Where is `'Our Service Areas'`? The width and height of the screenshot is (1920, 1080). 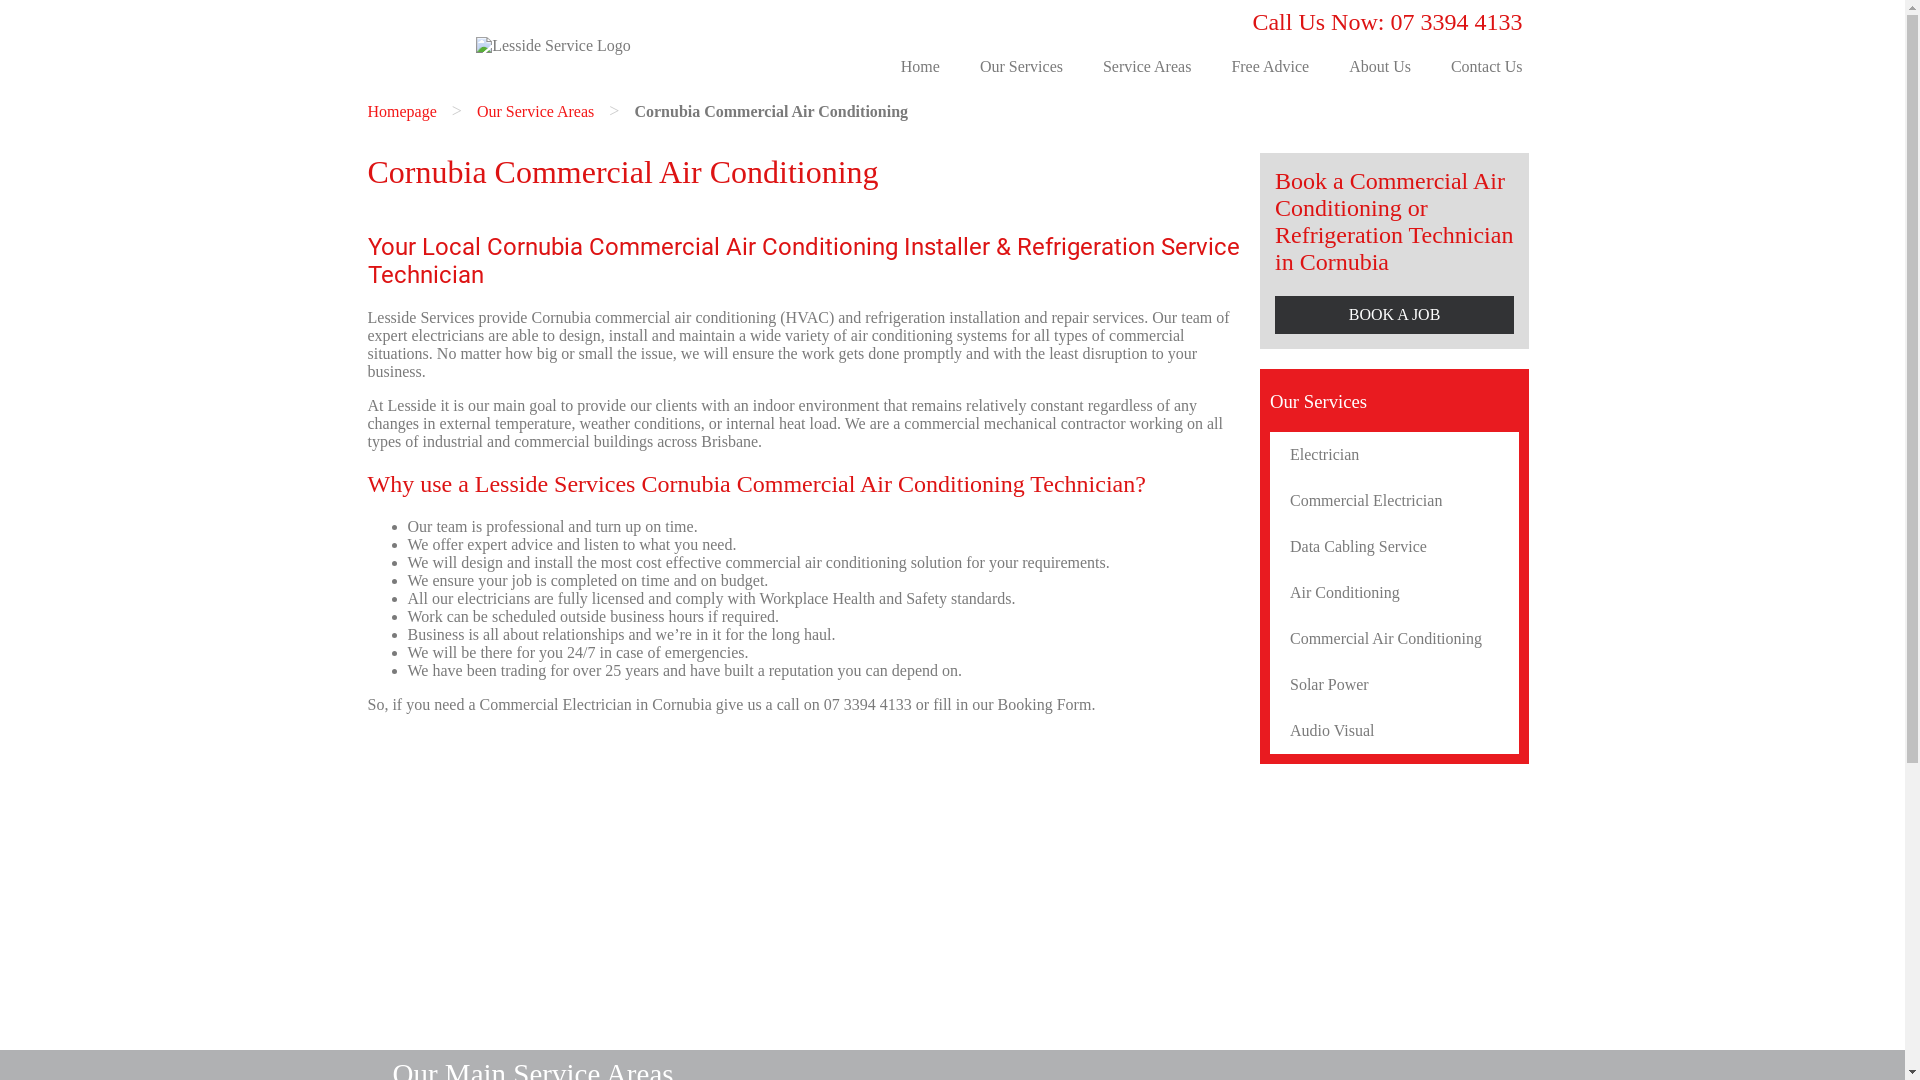 'Our Service Areas' is located at coordinates (535, 110).